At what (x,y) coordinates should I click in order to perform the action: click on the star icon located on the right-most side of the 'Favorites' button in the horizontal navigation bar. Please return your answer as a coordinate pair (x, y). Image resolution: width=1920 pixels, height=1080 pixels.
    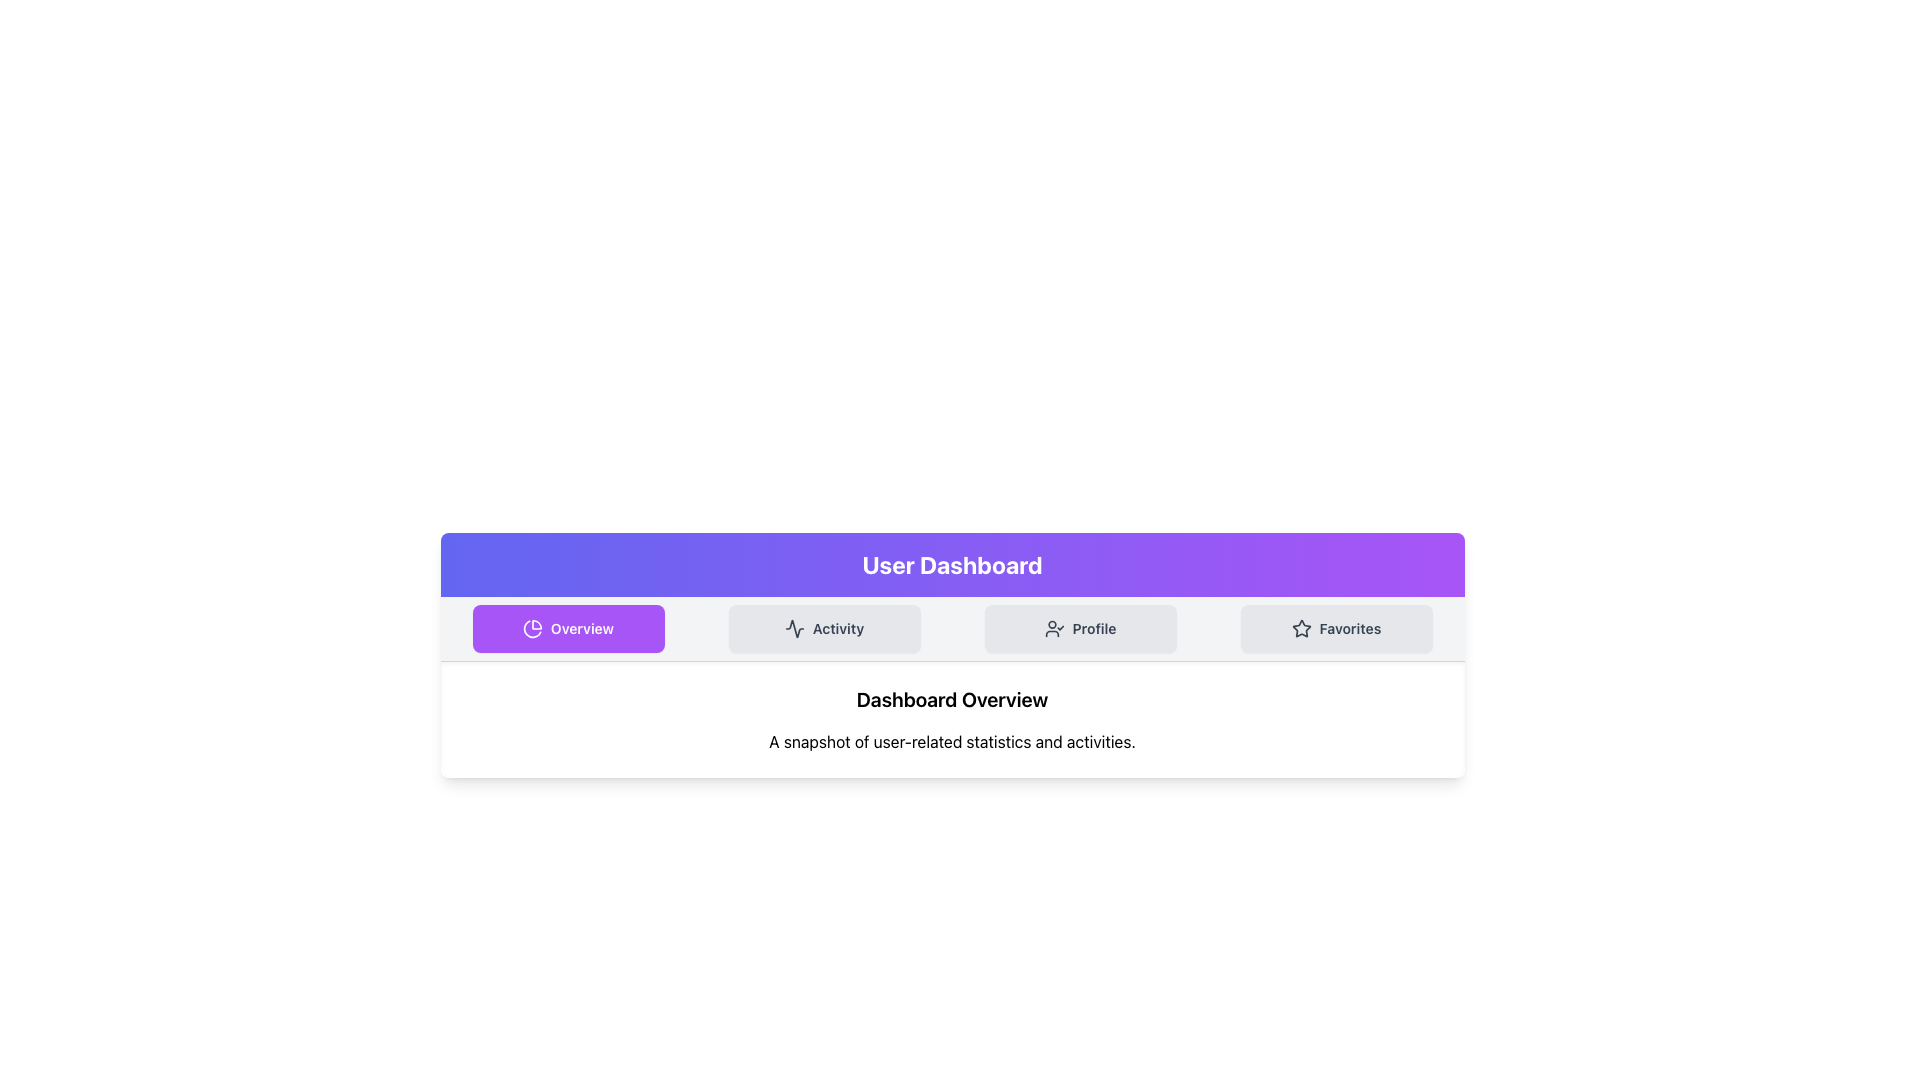
    Looking at the image, I should click on (1301, 627).